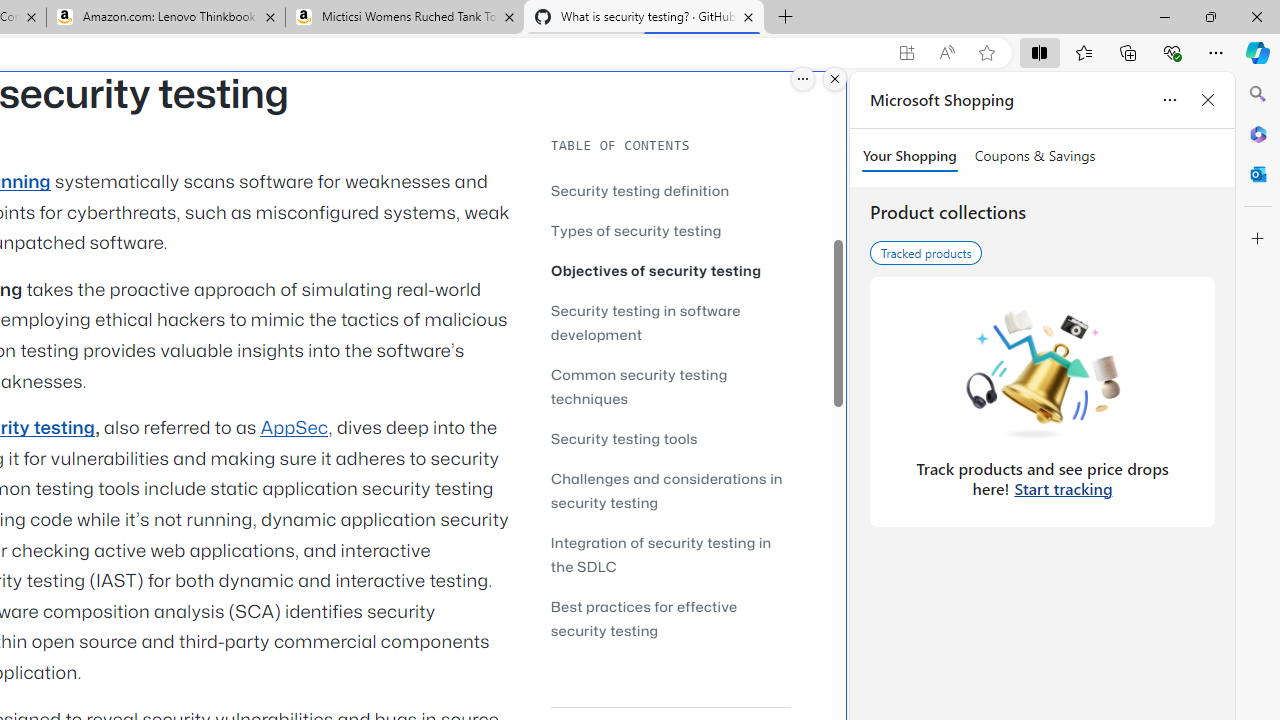 This screenshot has width=1280, height=720. Describe the element at coordinates (670, 190) in the screenshot. I see `'Security testing definition'` at that location.